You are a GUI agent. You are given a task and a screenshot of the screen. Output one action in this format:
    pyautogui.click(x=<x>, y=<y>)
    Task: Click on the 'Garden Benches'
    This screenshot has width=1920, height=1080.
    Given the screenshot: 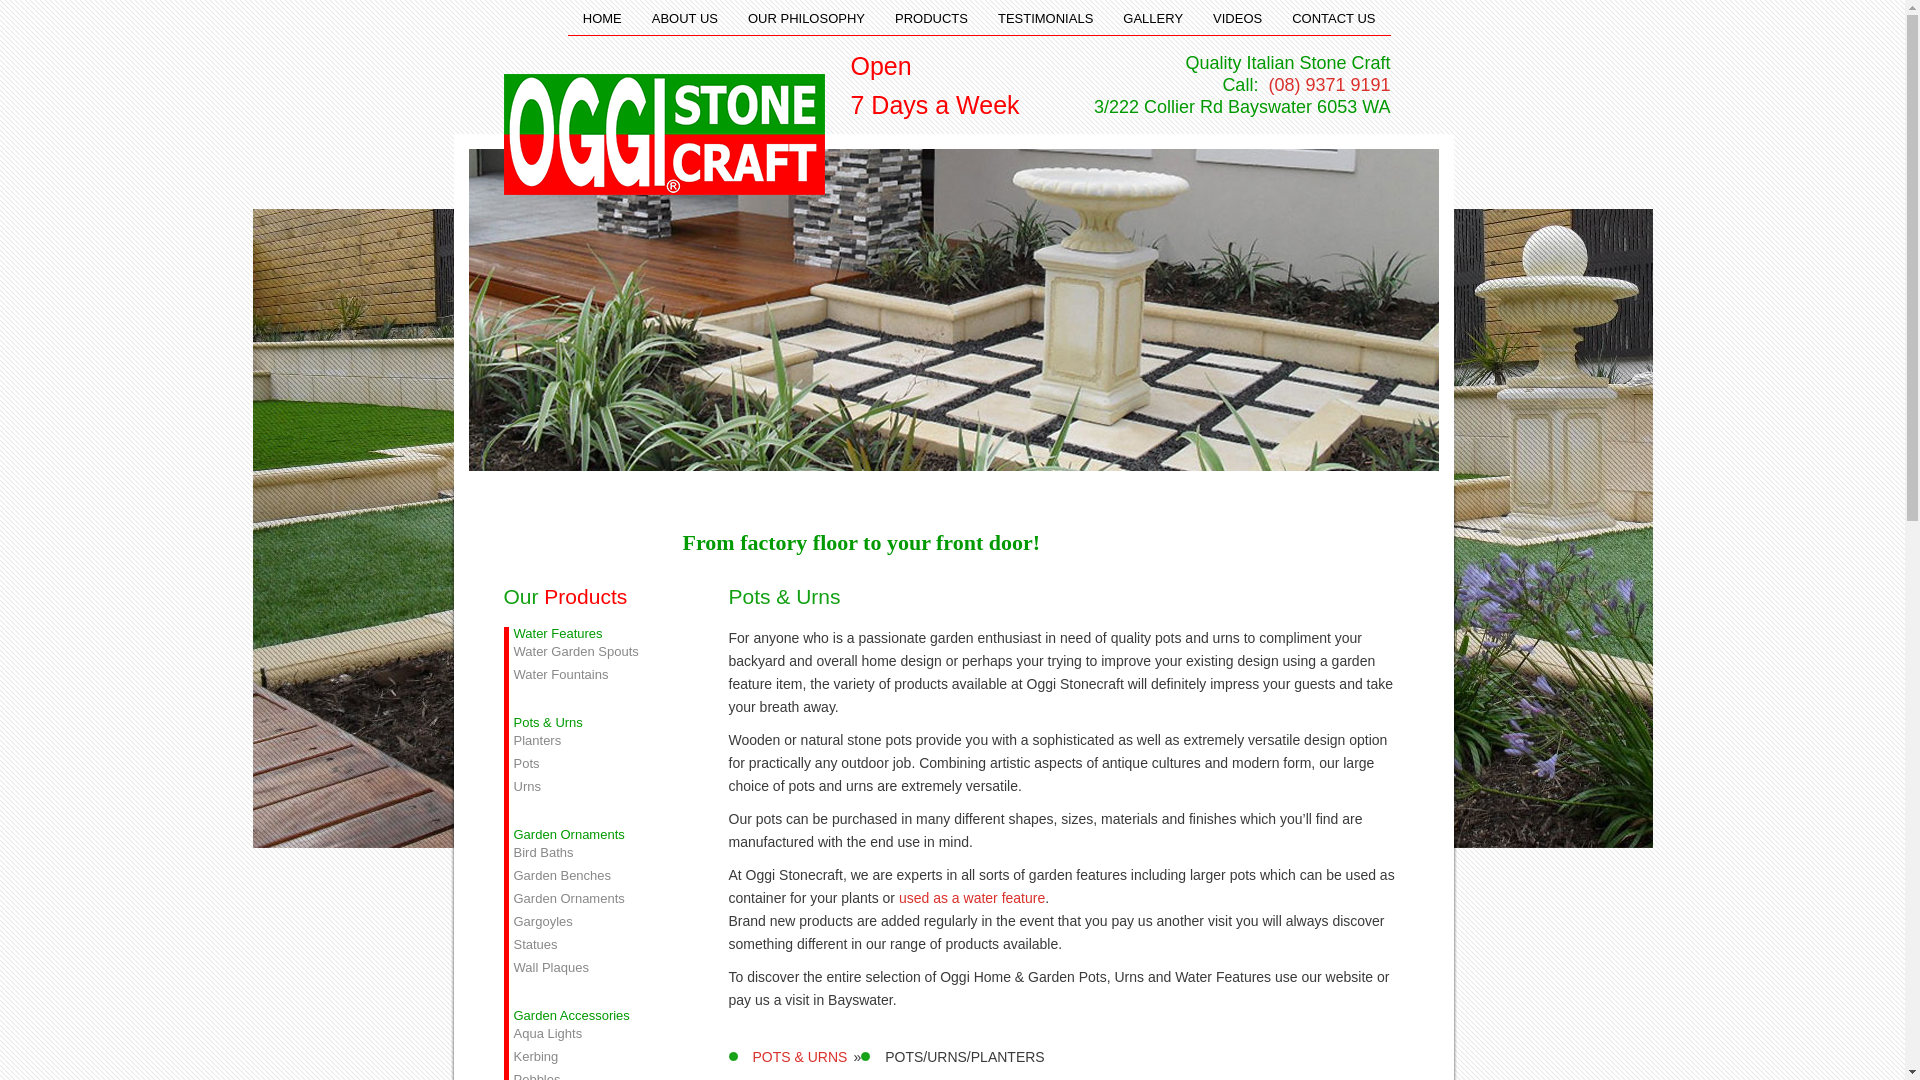 What is the action you would take?
    pyautogui.click(x=595, y=874)
    